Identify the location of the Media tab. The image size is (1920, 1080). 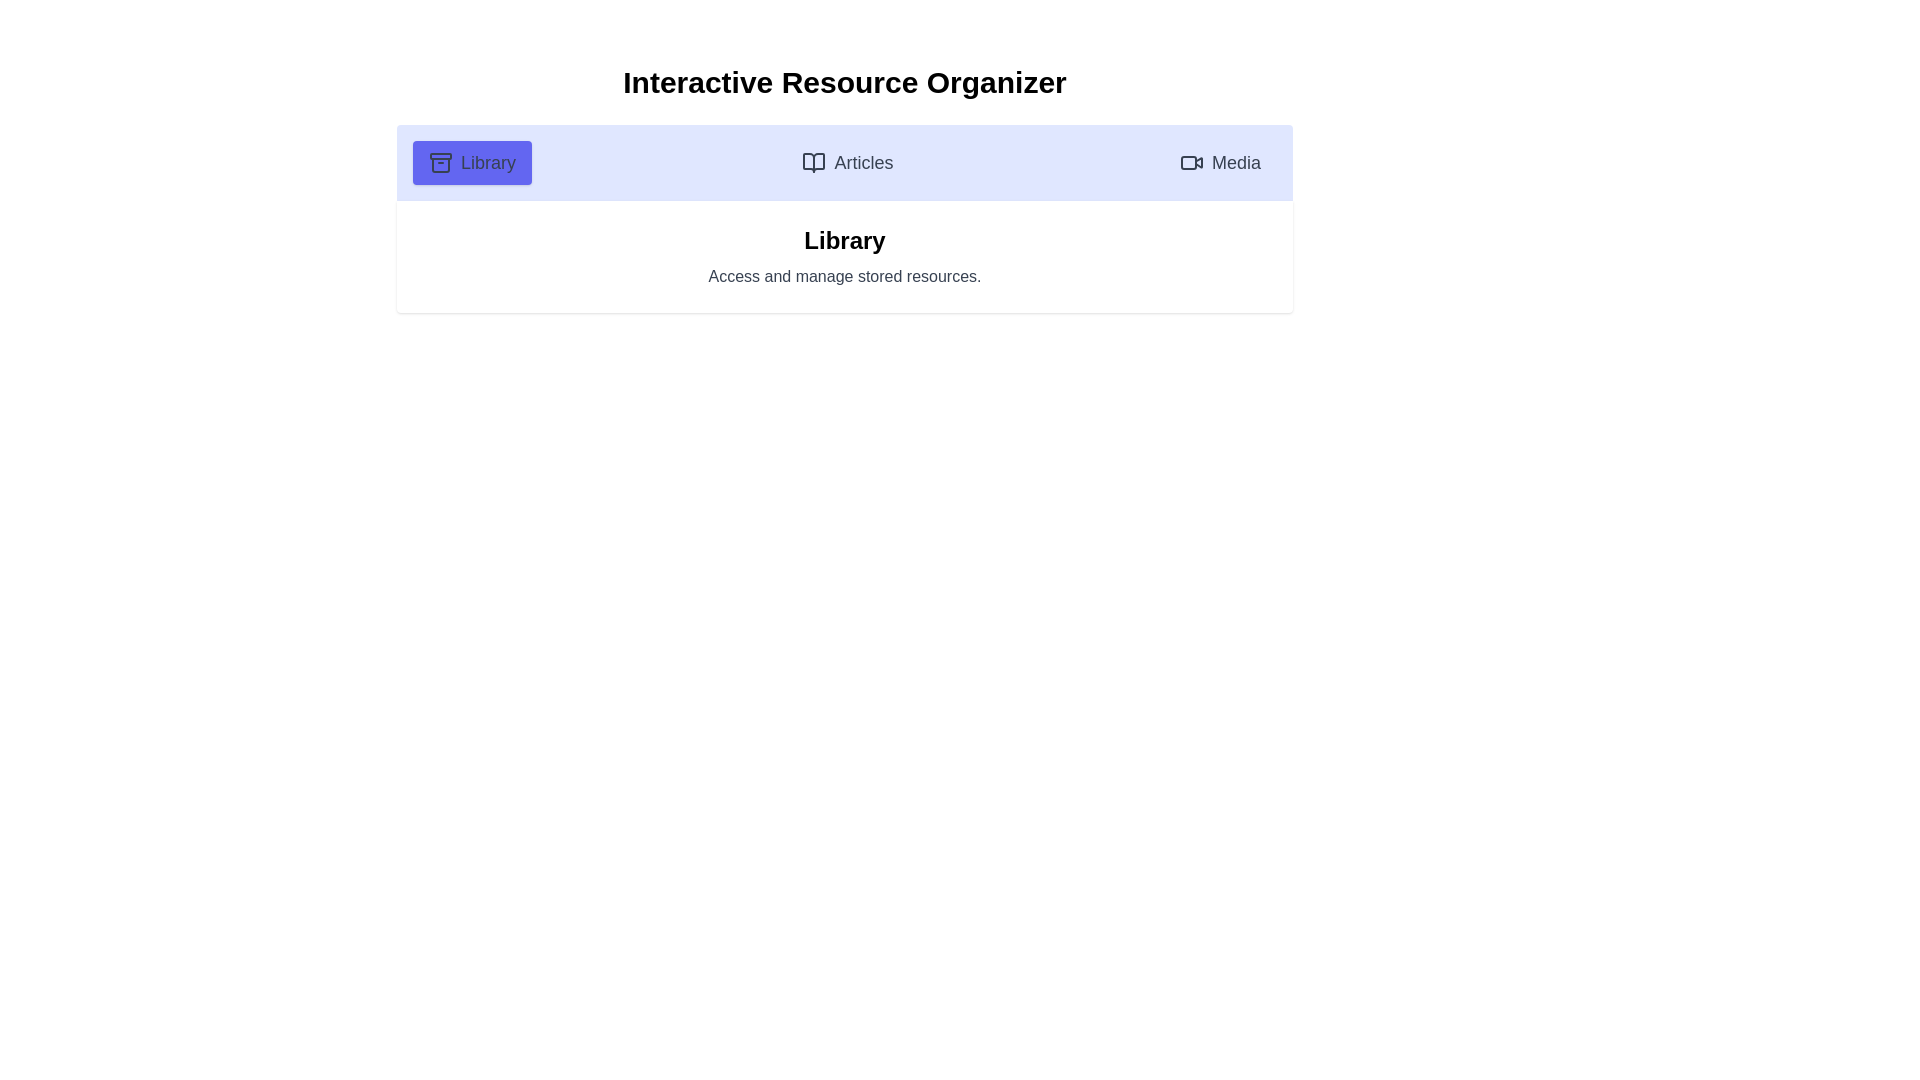
(1218, 161).